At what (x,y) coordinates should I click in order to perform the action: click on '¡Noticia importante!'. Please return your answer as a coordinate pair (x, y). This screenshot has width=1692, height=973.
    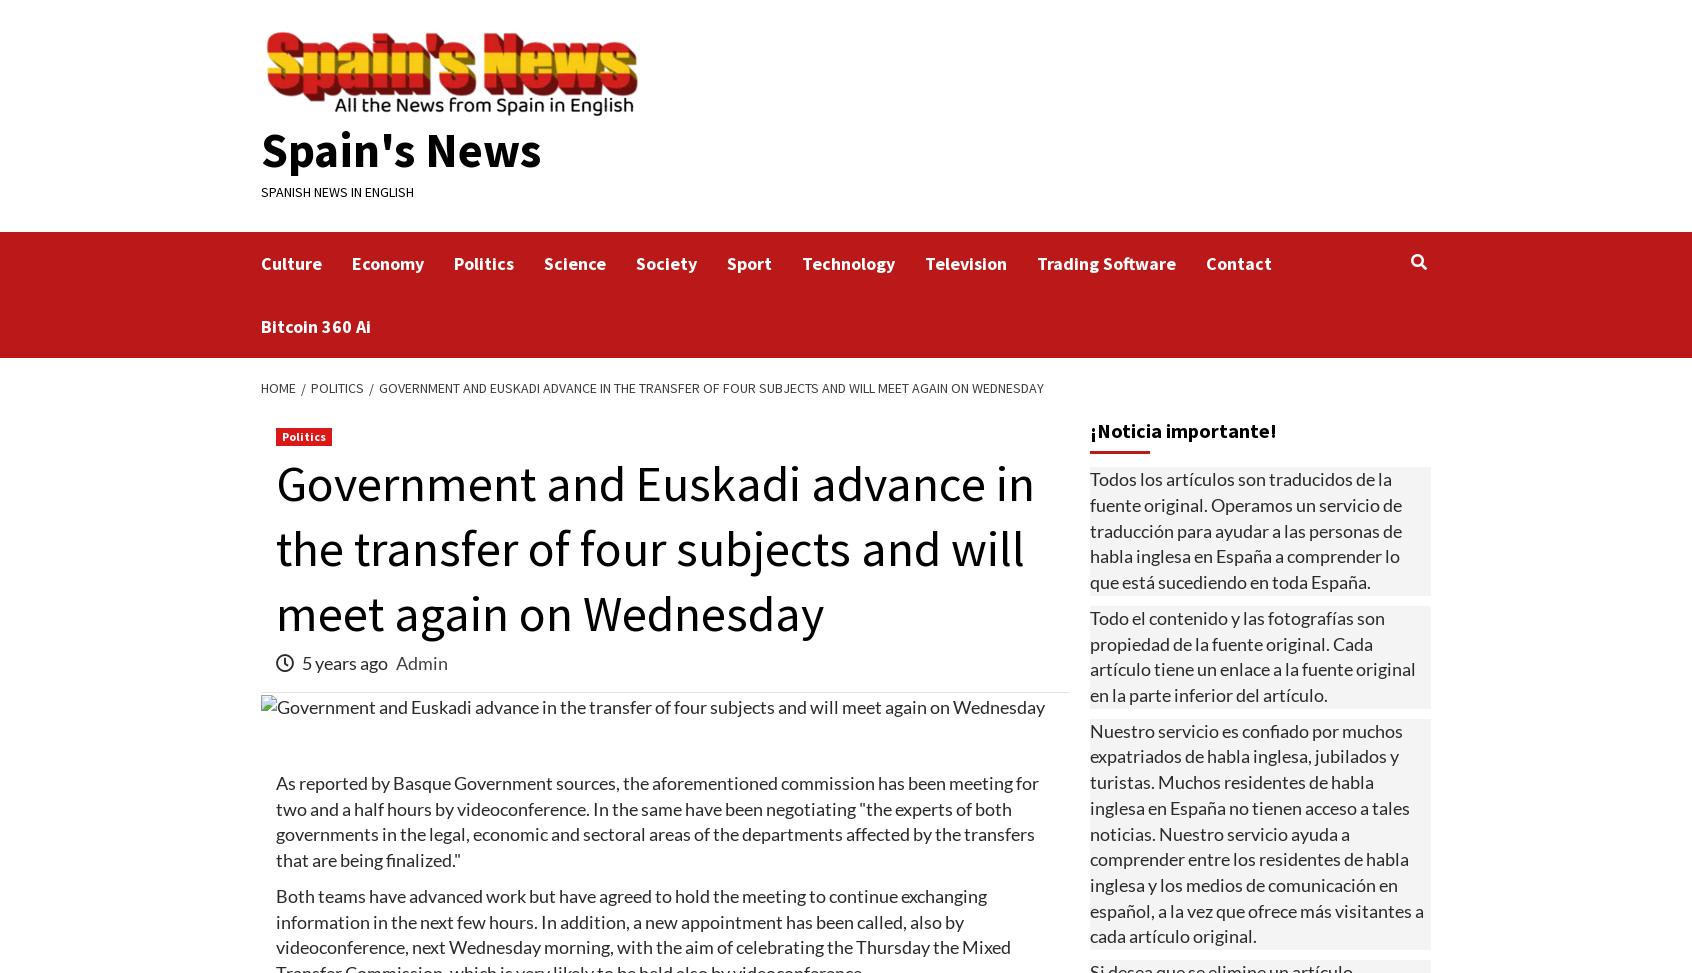
    Looking at the image, I should click on (1182, 430).